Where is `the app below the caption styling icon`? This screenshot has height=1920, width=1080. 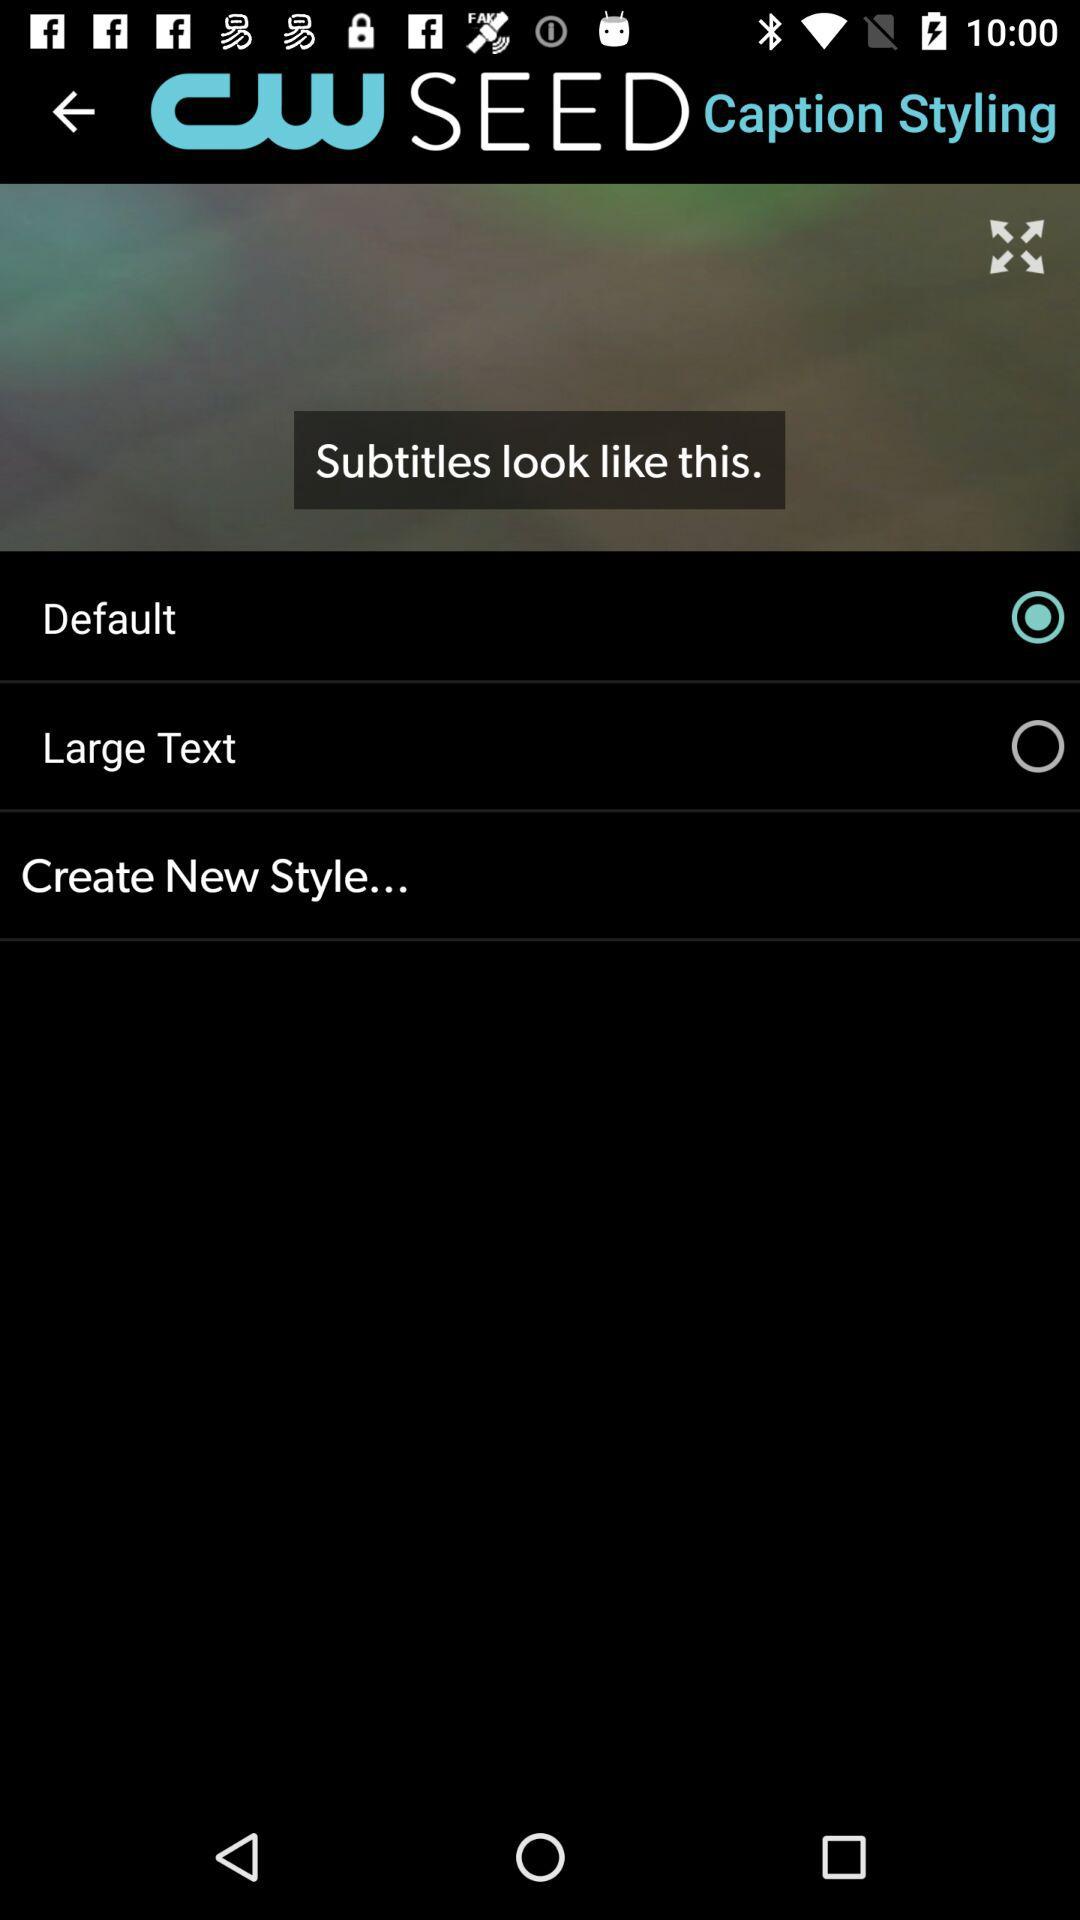
the app below the caption styling icon is located at coordinates (1017, 245).